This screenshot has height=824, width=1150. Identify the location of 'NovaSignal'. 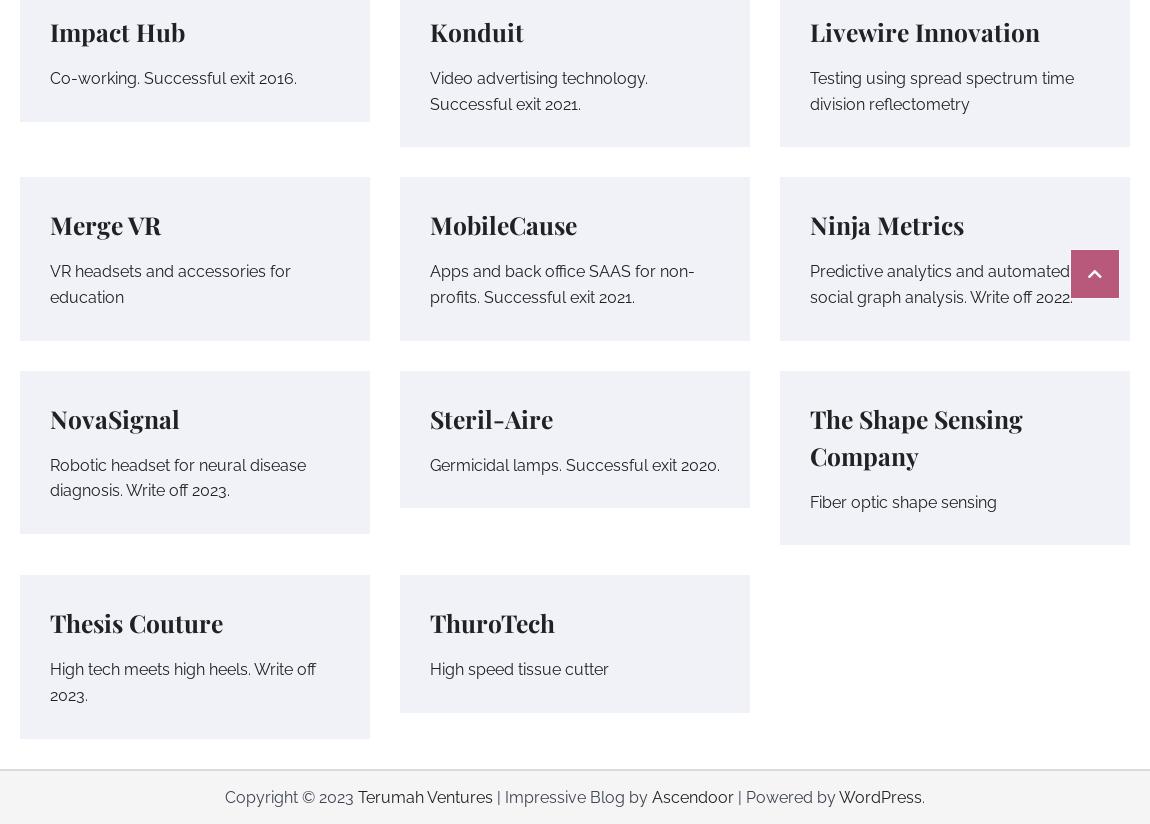
(114, 416).